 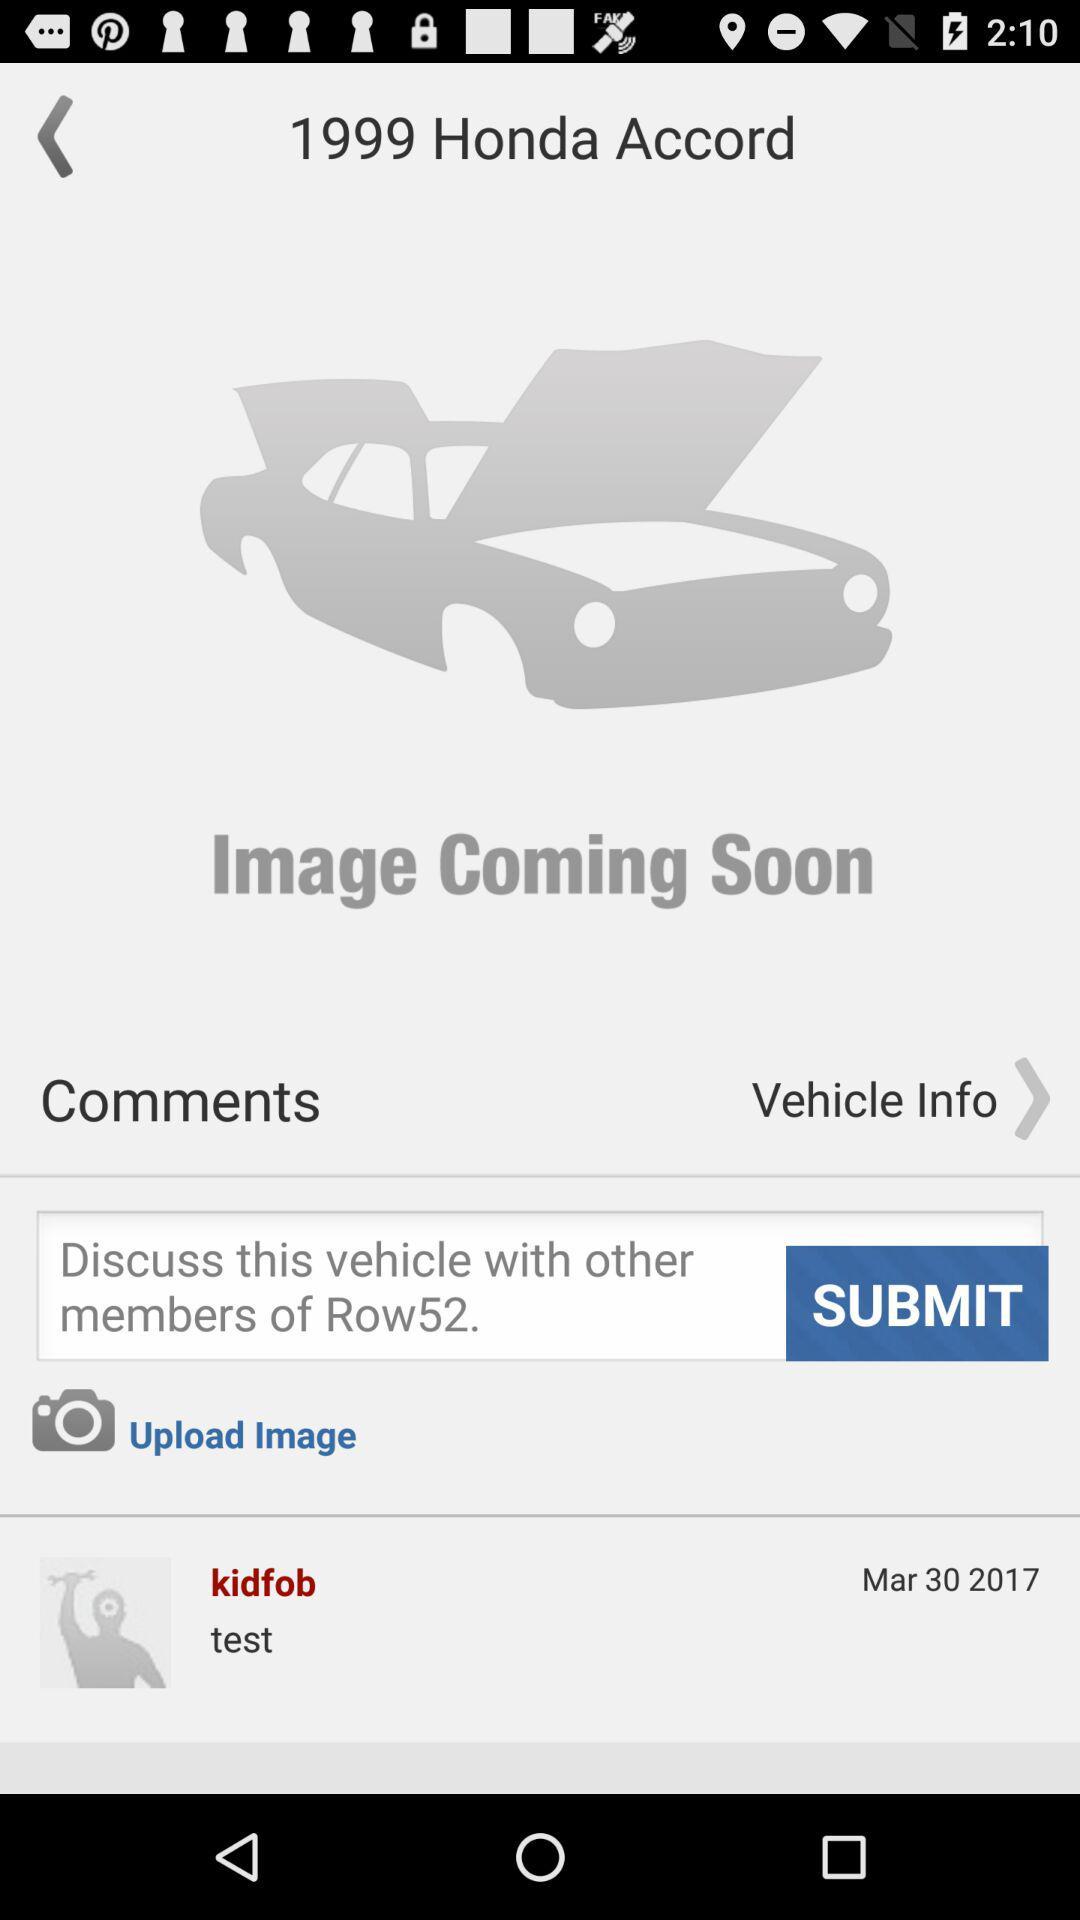 I want to click on icon at the top left corner, so click(x=64, y=135).